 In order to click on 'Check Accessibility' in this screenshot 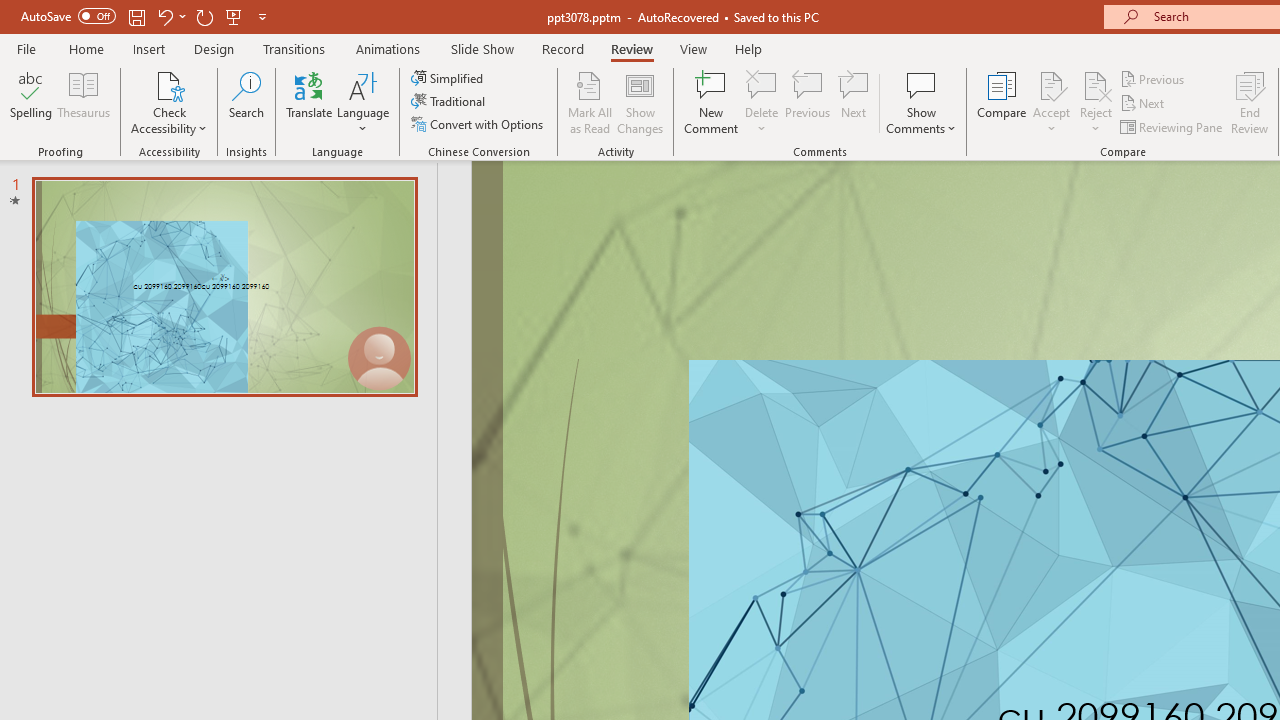, I will do `click(169, 84)`.